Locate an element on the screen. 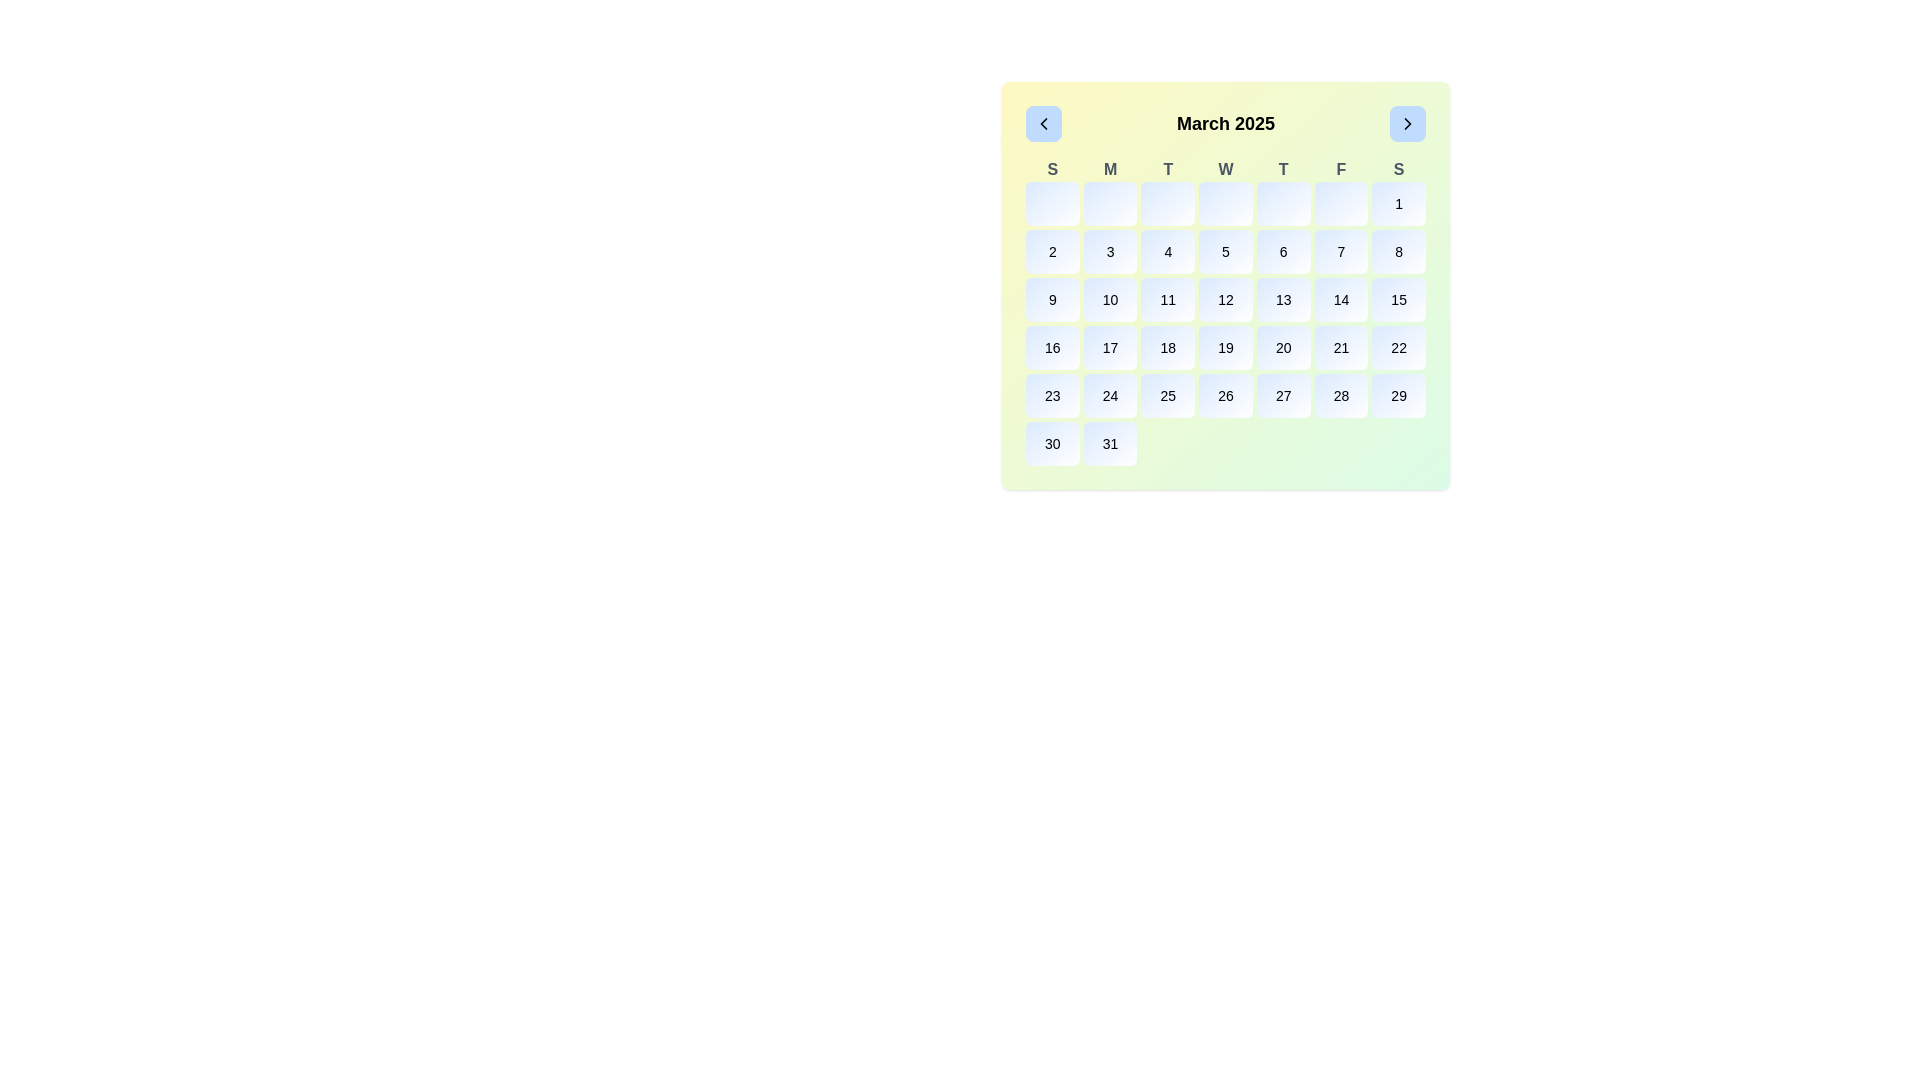 The image size is (1920, 1080). the rectangular button with a gradient background that contains the number '19' is located at coordinates (1224, 346).